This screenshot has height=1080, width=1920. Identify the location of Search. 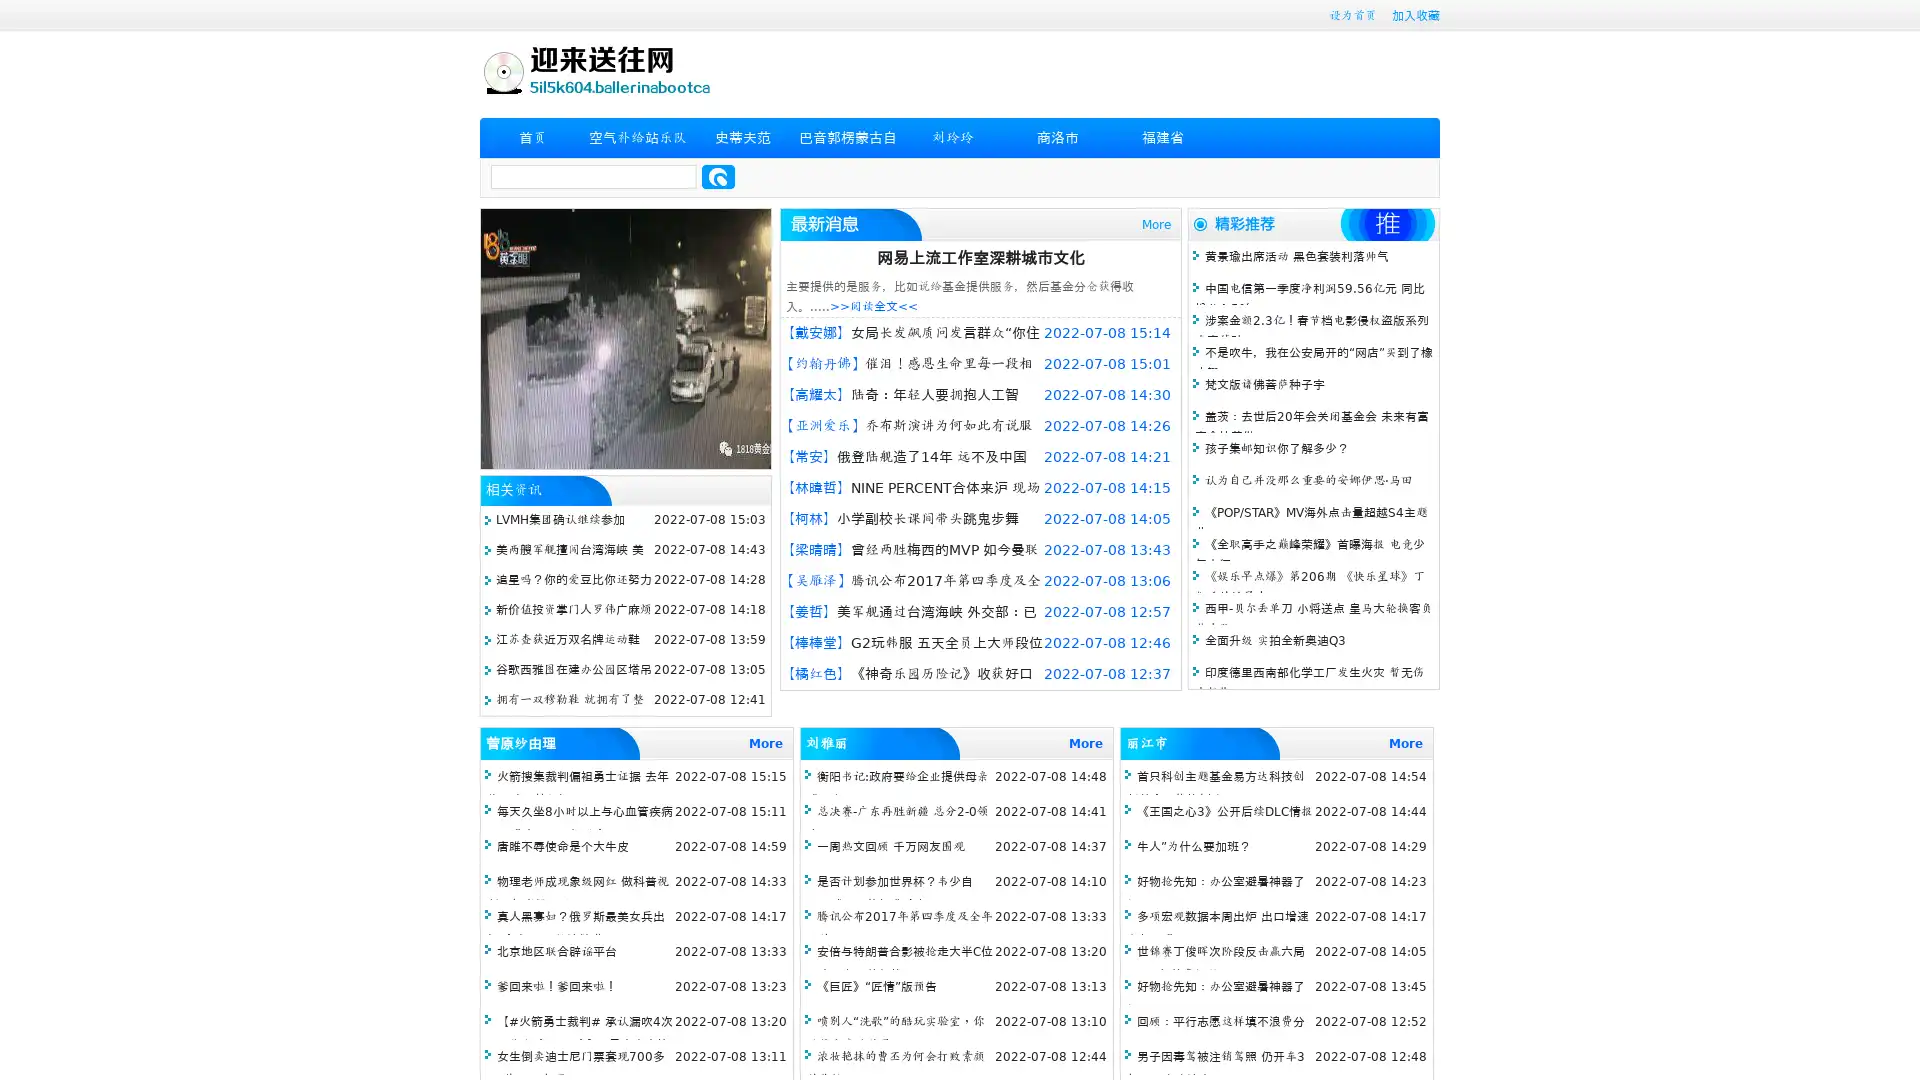
(718, 176).